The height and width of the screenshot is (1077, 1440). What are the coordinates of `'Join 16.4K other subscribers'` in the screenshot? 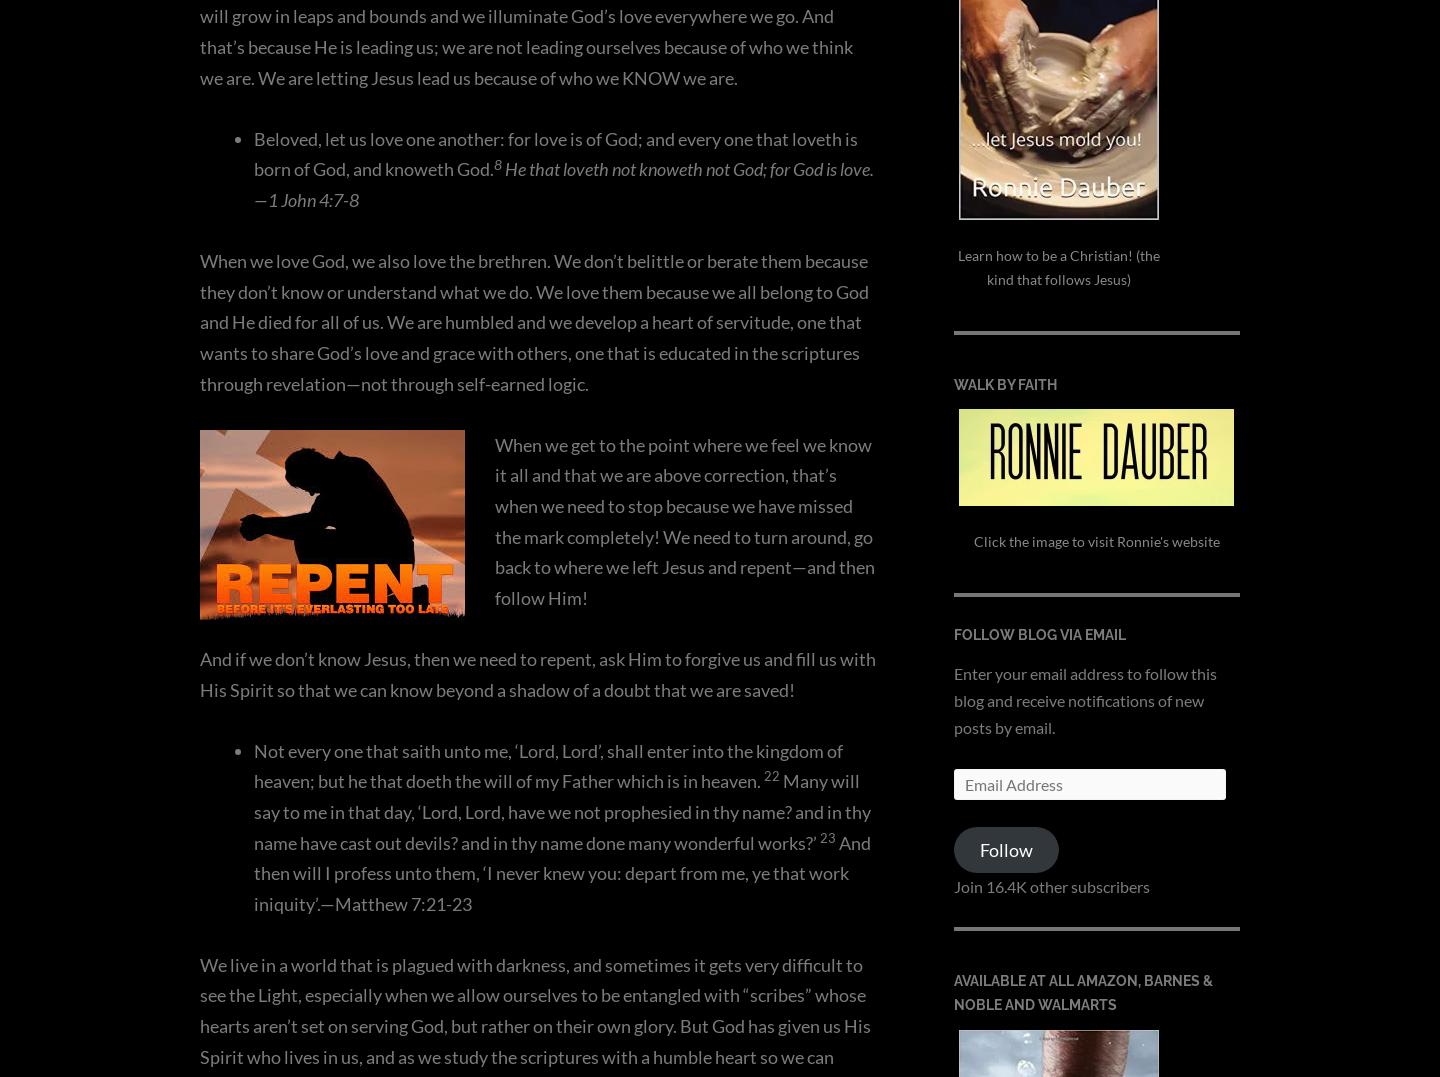 It's located at (1052, 885).